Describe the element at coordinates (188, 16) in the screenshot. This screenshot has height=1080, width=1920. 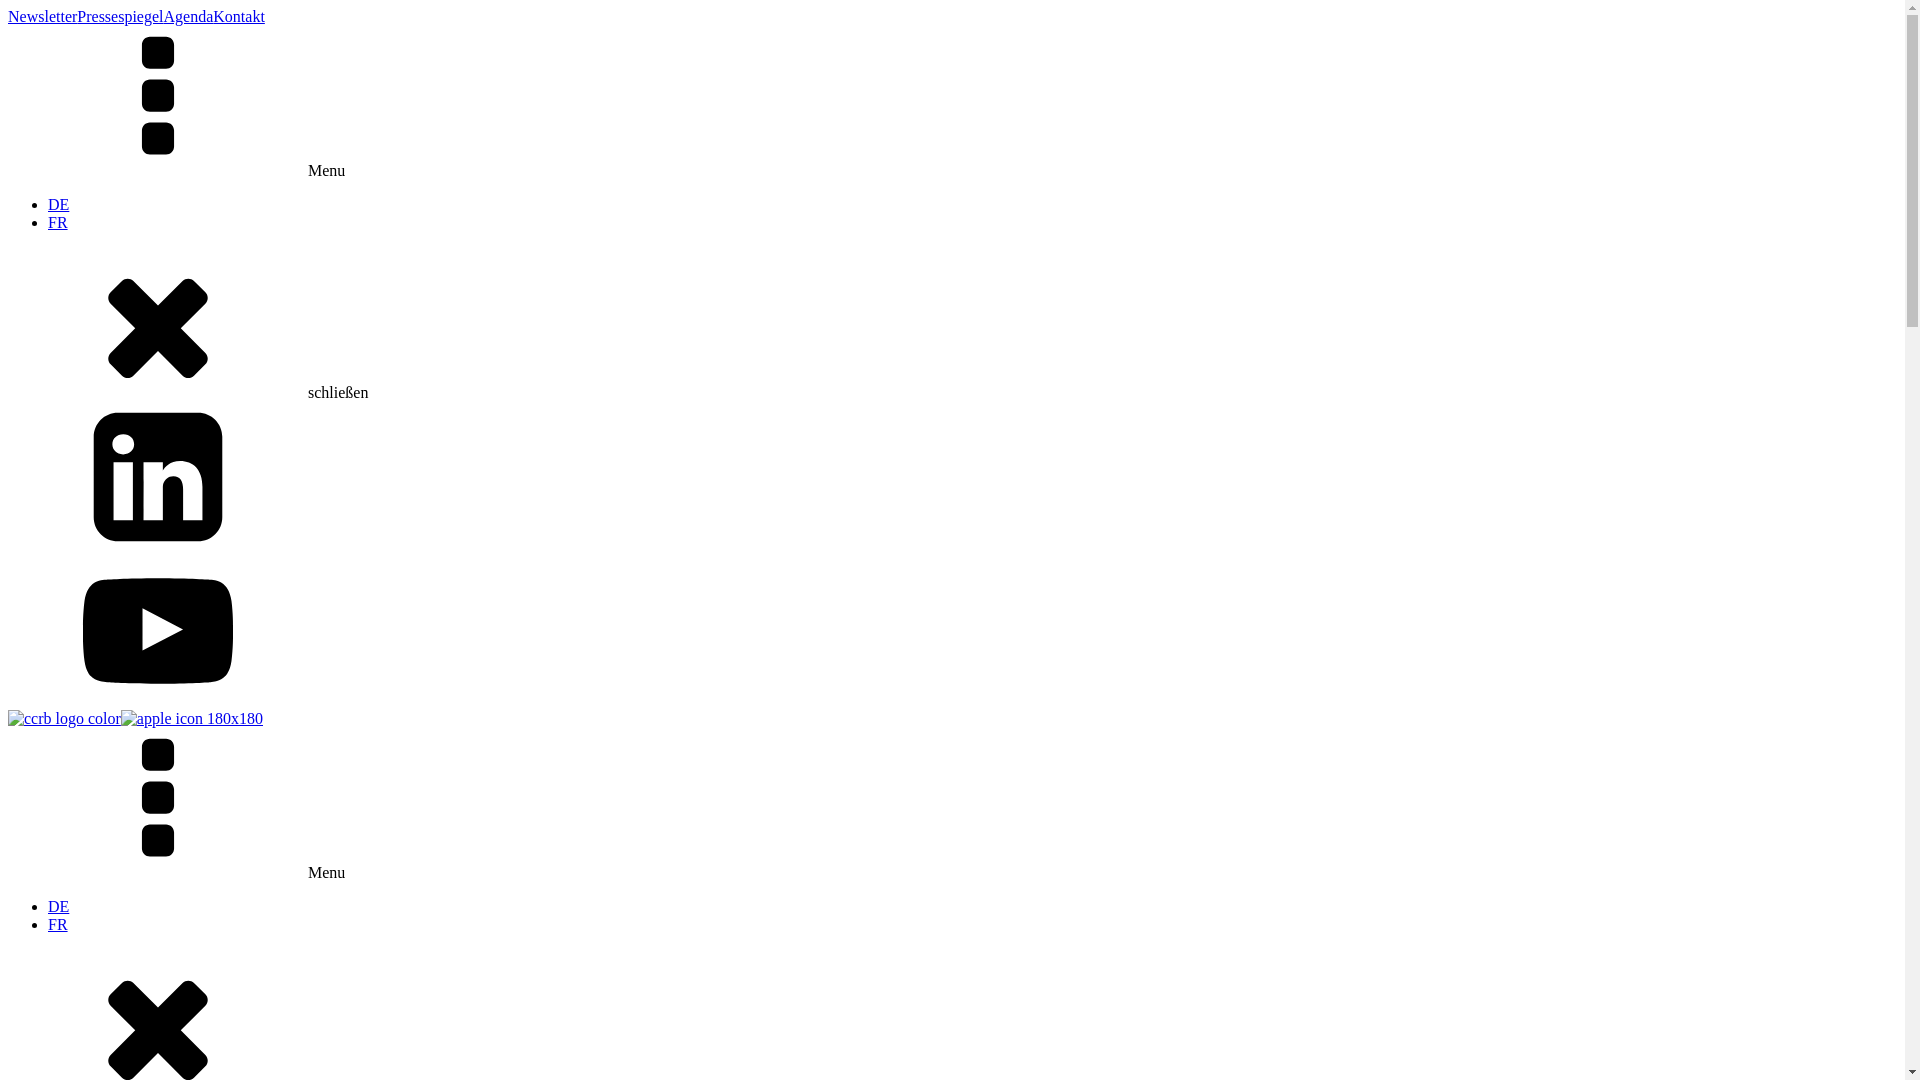
I see `'Agenda'` at that location.